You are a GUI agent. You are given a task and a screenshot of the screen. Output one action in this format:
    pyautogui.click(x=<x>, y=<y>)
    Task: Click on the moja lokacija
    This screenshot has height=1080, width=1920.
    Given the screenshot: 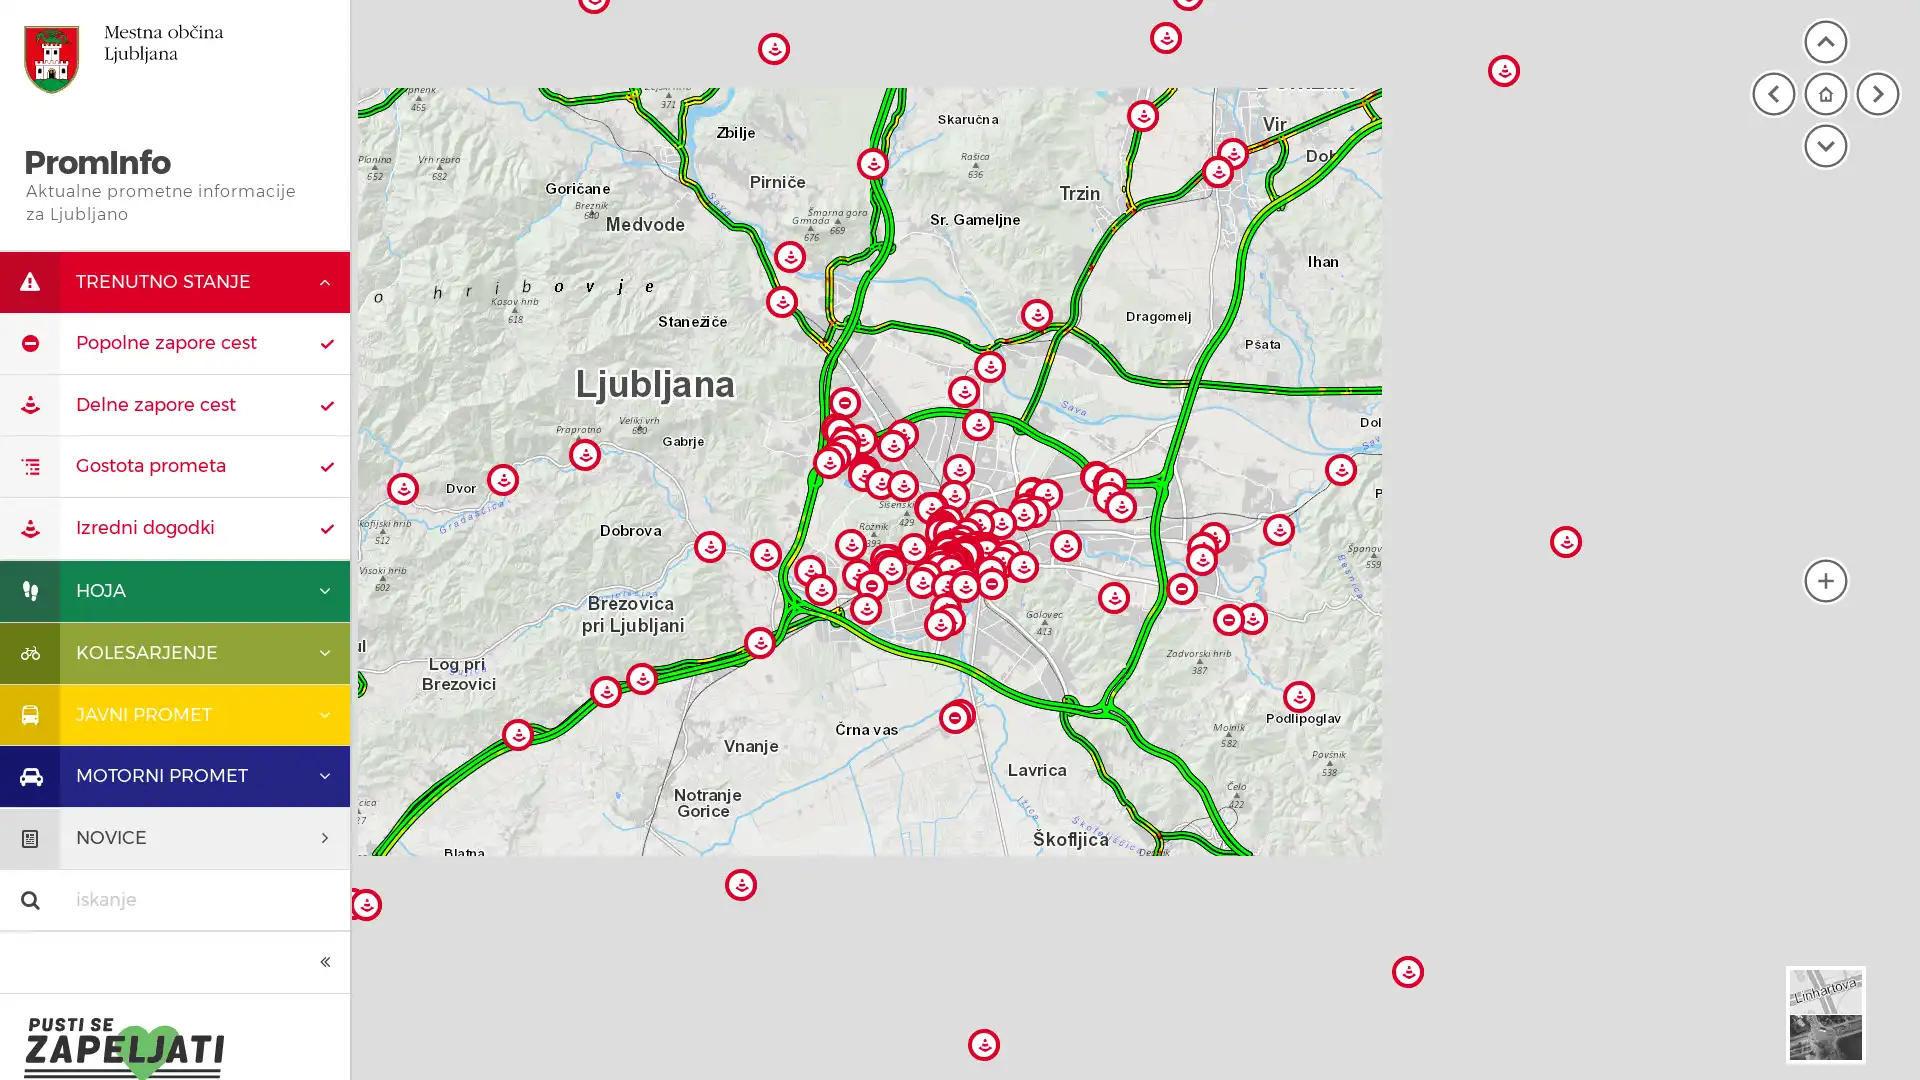 What is the action you would take?
    pyautogui.click(x=1825, y=222)
    